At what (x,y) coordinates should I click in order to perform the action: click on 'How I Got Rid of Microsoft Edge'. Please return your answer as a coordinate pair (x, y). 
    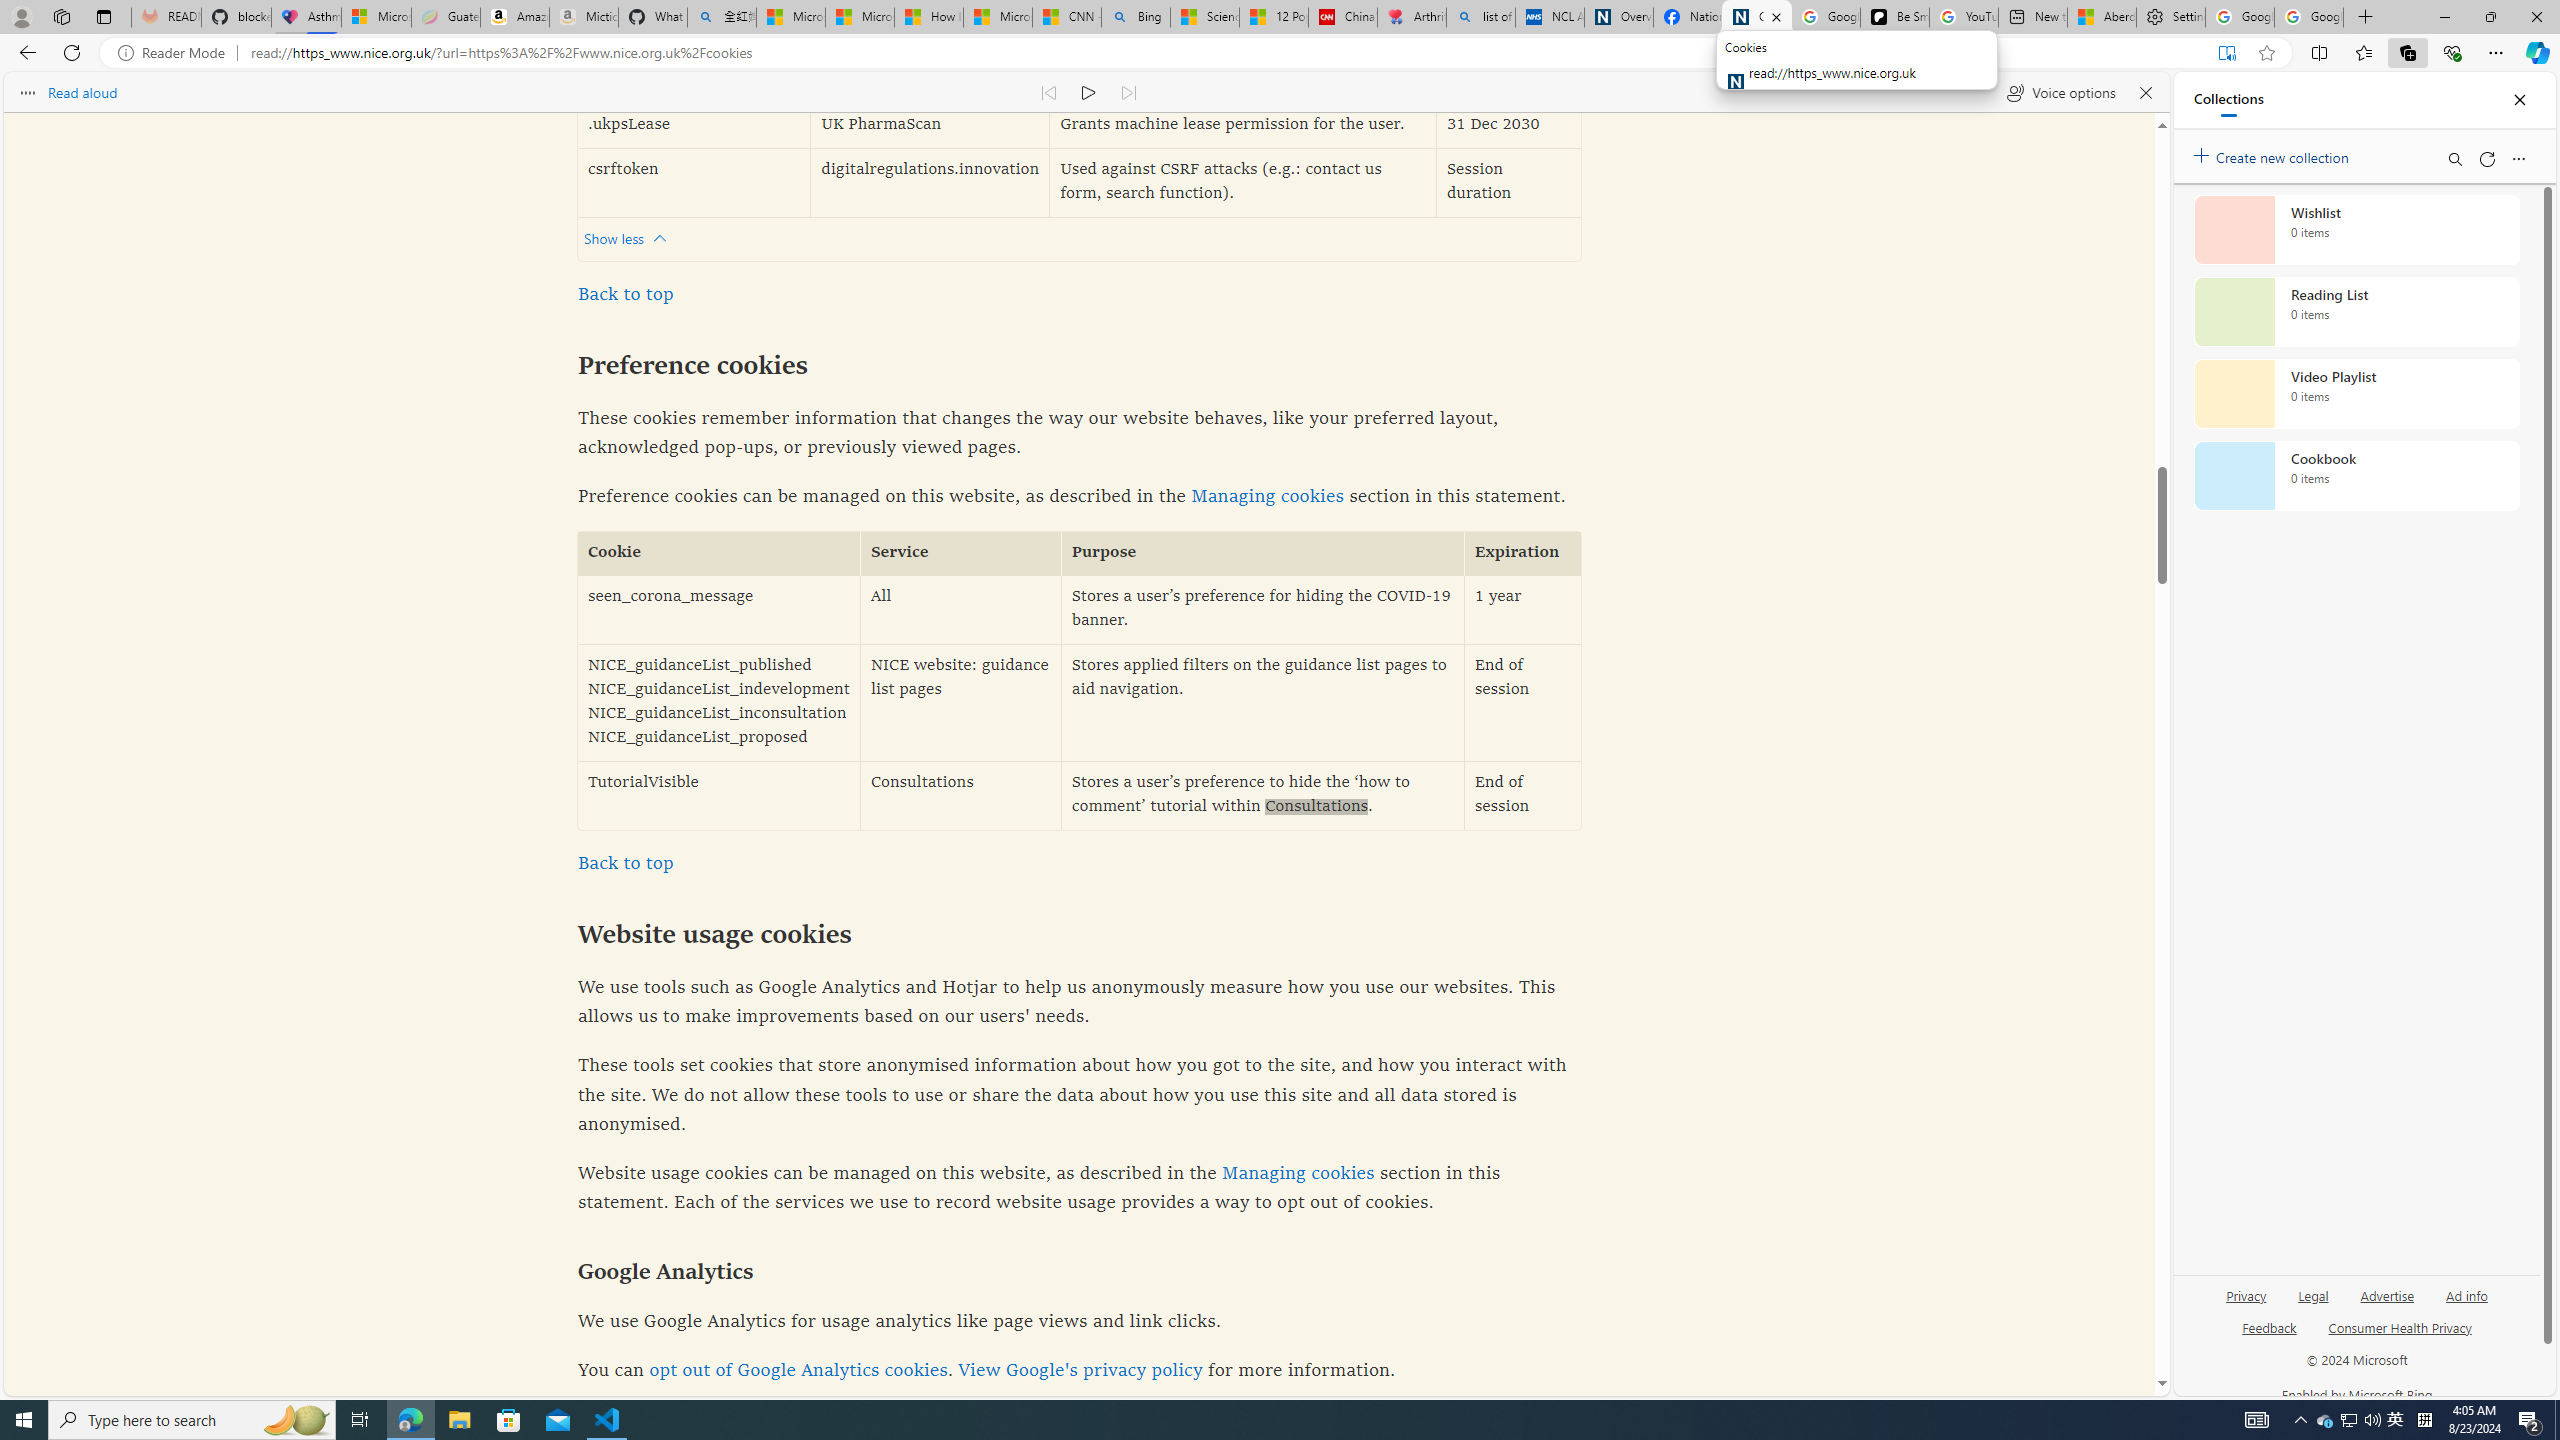
    Looking at the image, I should click on (929, 16).